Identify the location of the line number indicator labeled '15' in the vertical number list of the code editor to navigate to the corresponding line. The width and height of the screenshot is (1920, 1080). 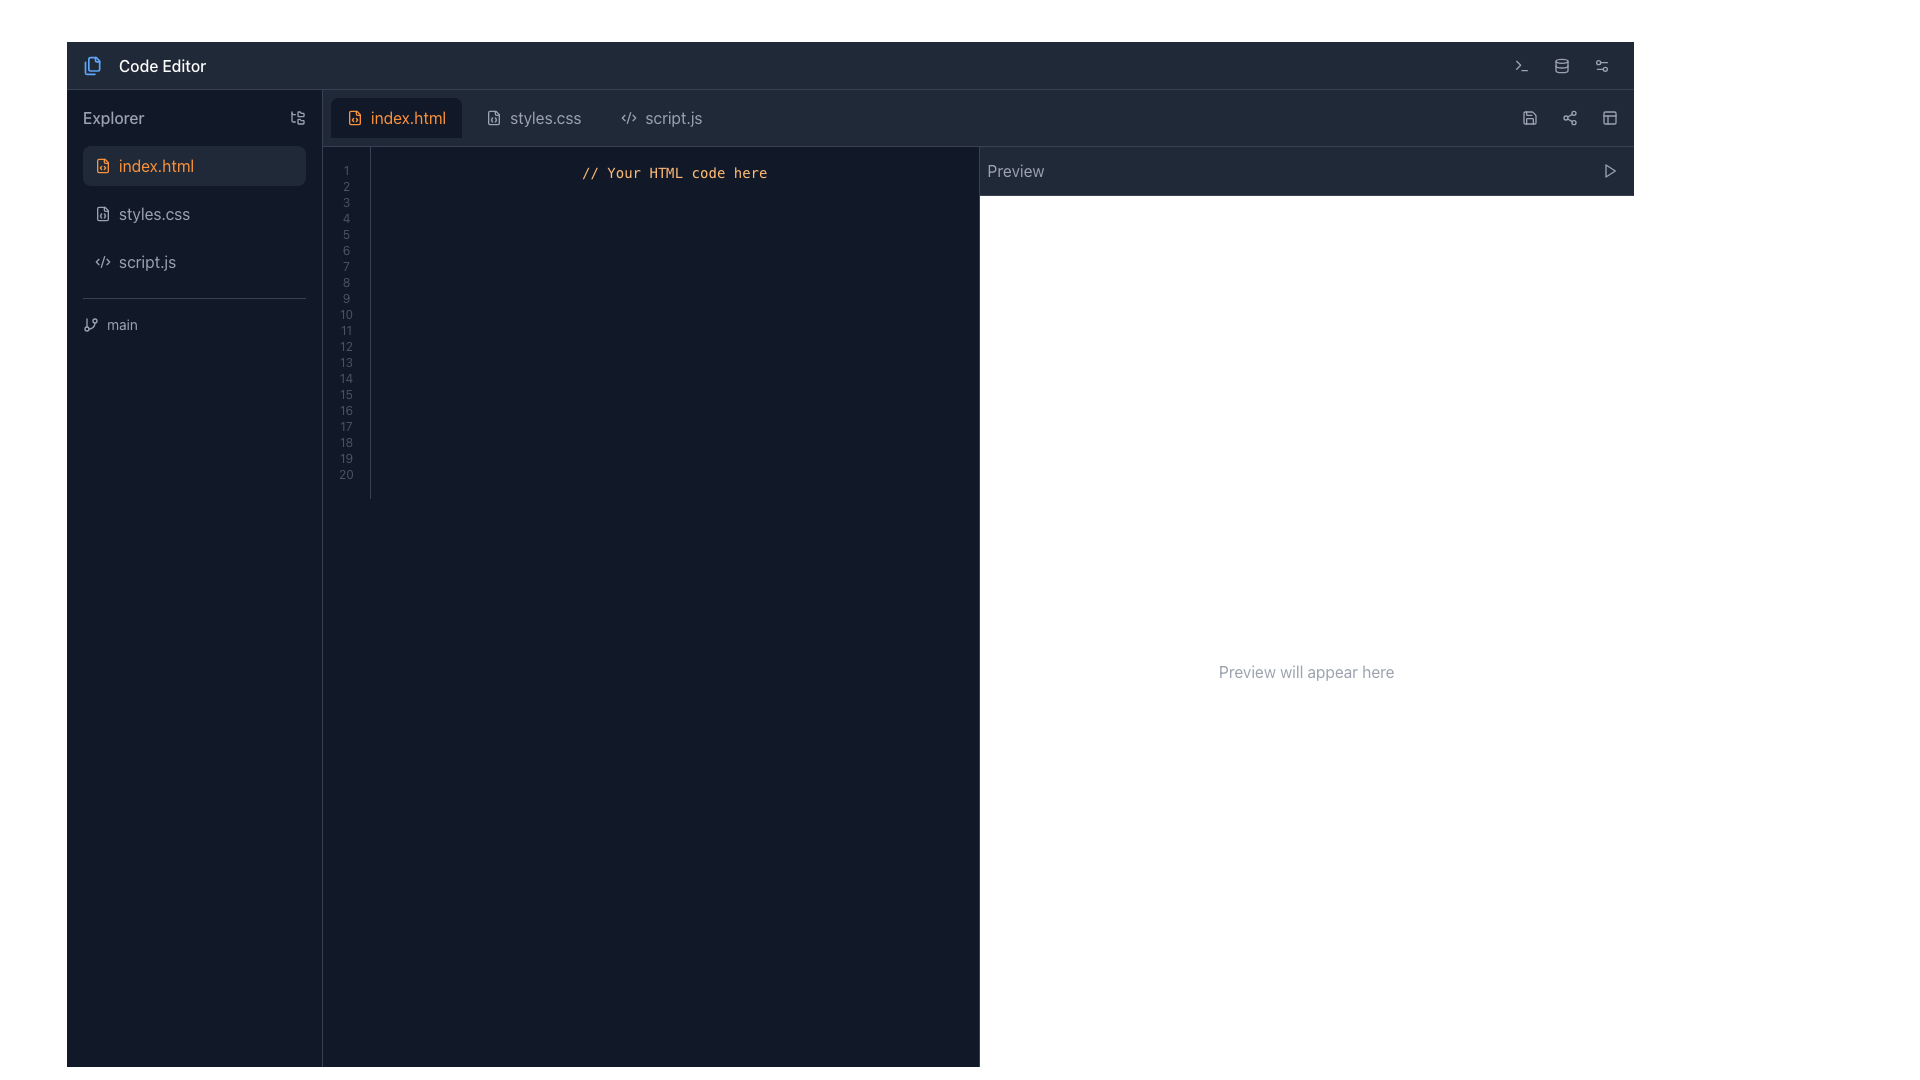
(346, 394).